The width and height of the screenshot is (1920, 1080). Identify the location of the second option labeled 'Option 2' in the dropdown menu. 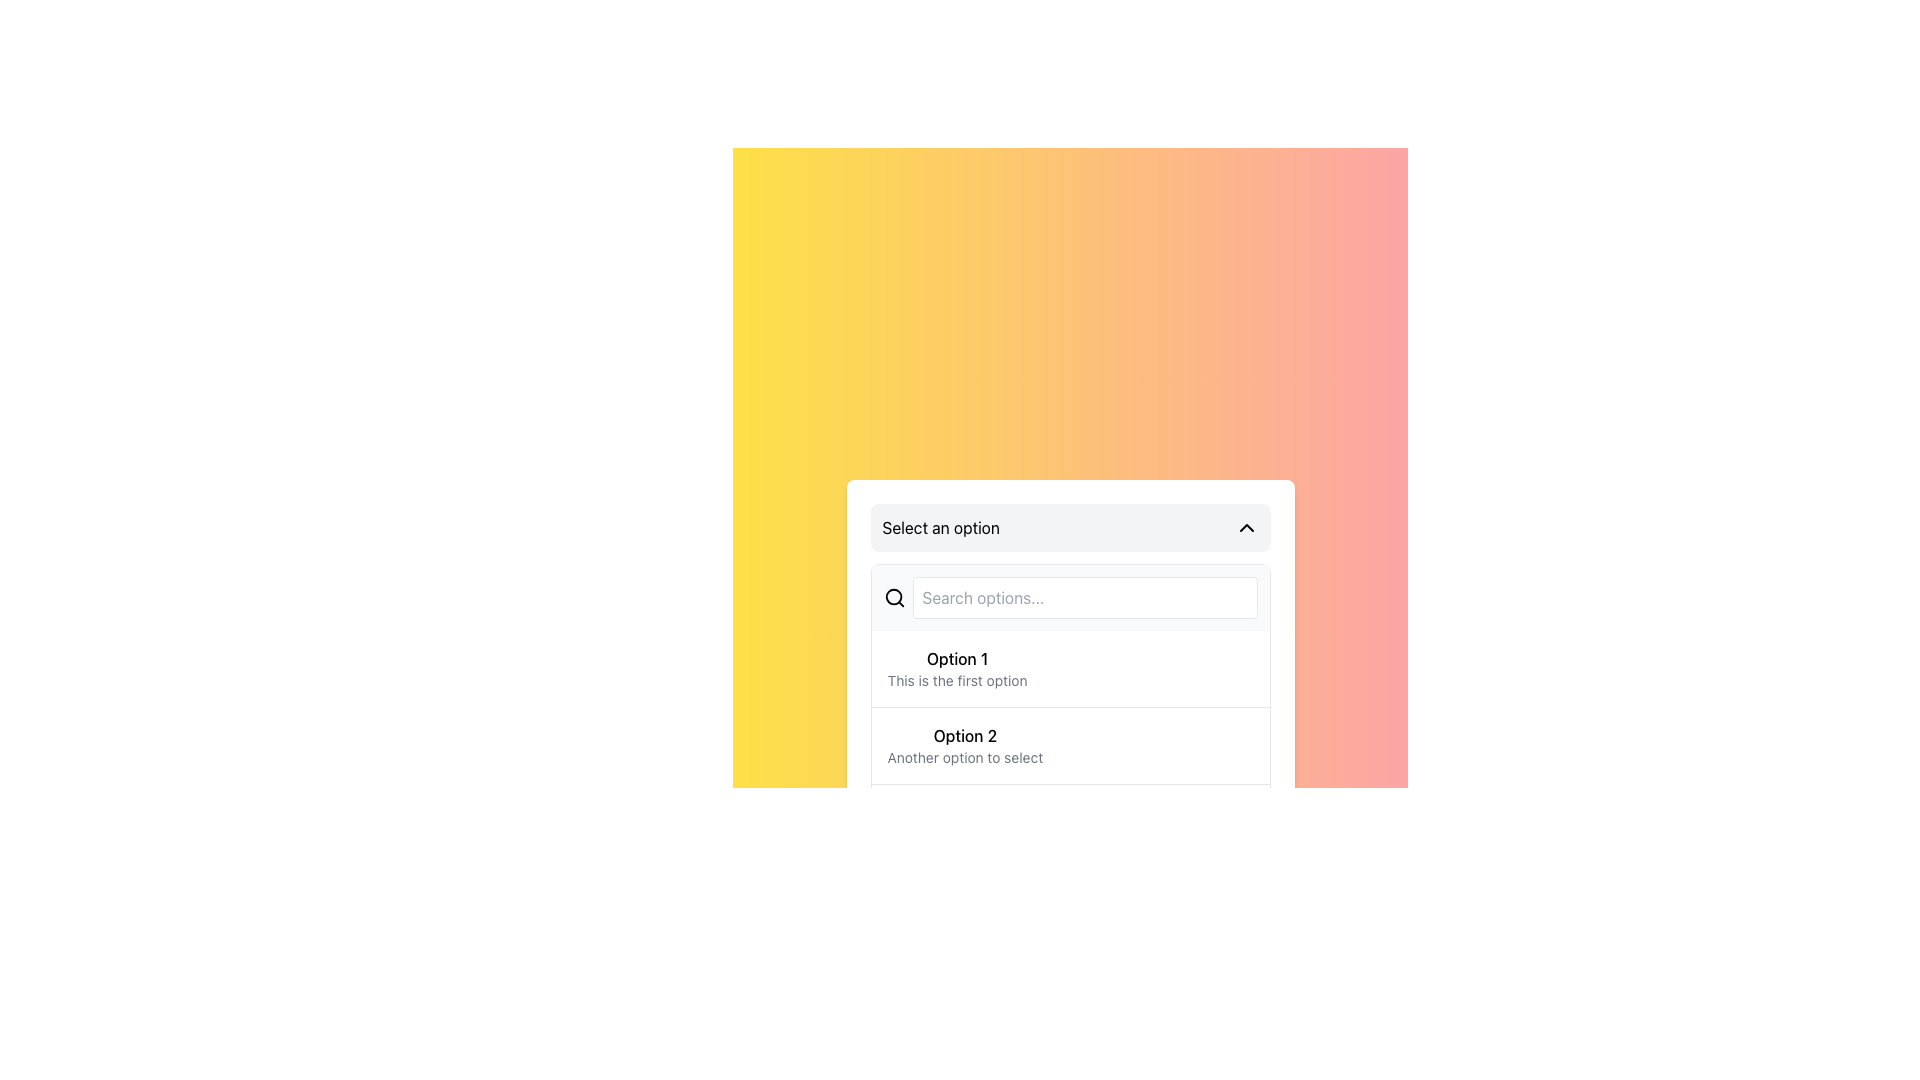
(965, 745).